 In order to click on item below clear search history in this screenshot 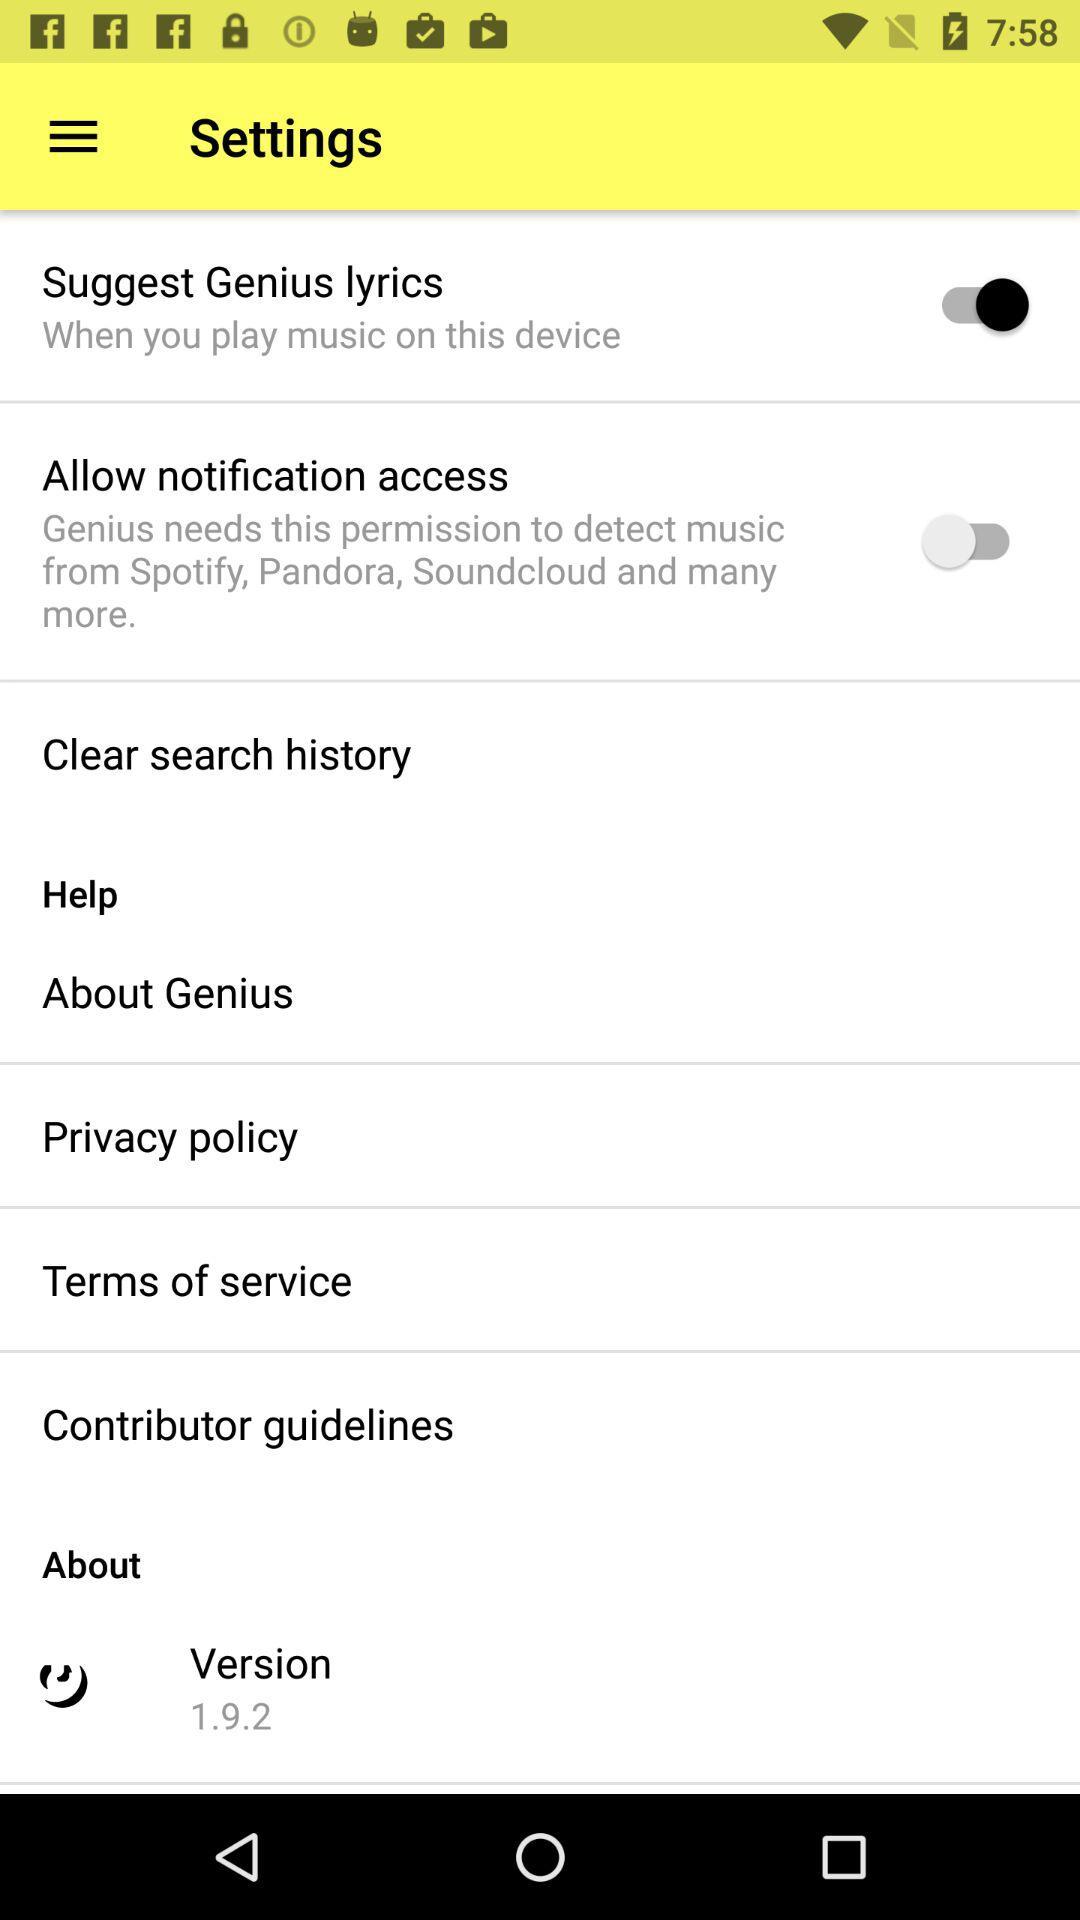, I will do `click(540, 872)`.